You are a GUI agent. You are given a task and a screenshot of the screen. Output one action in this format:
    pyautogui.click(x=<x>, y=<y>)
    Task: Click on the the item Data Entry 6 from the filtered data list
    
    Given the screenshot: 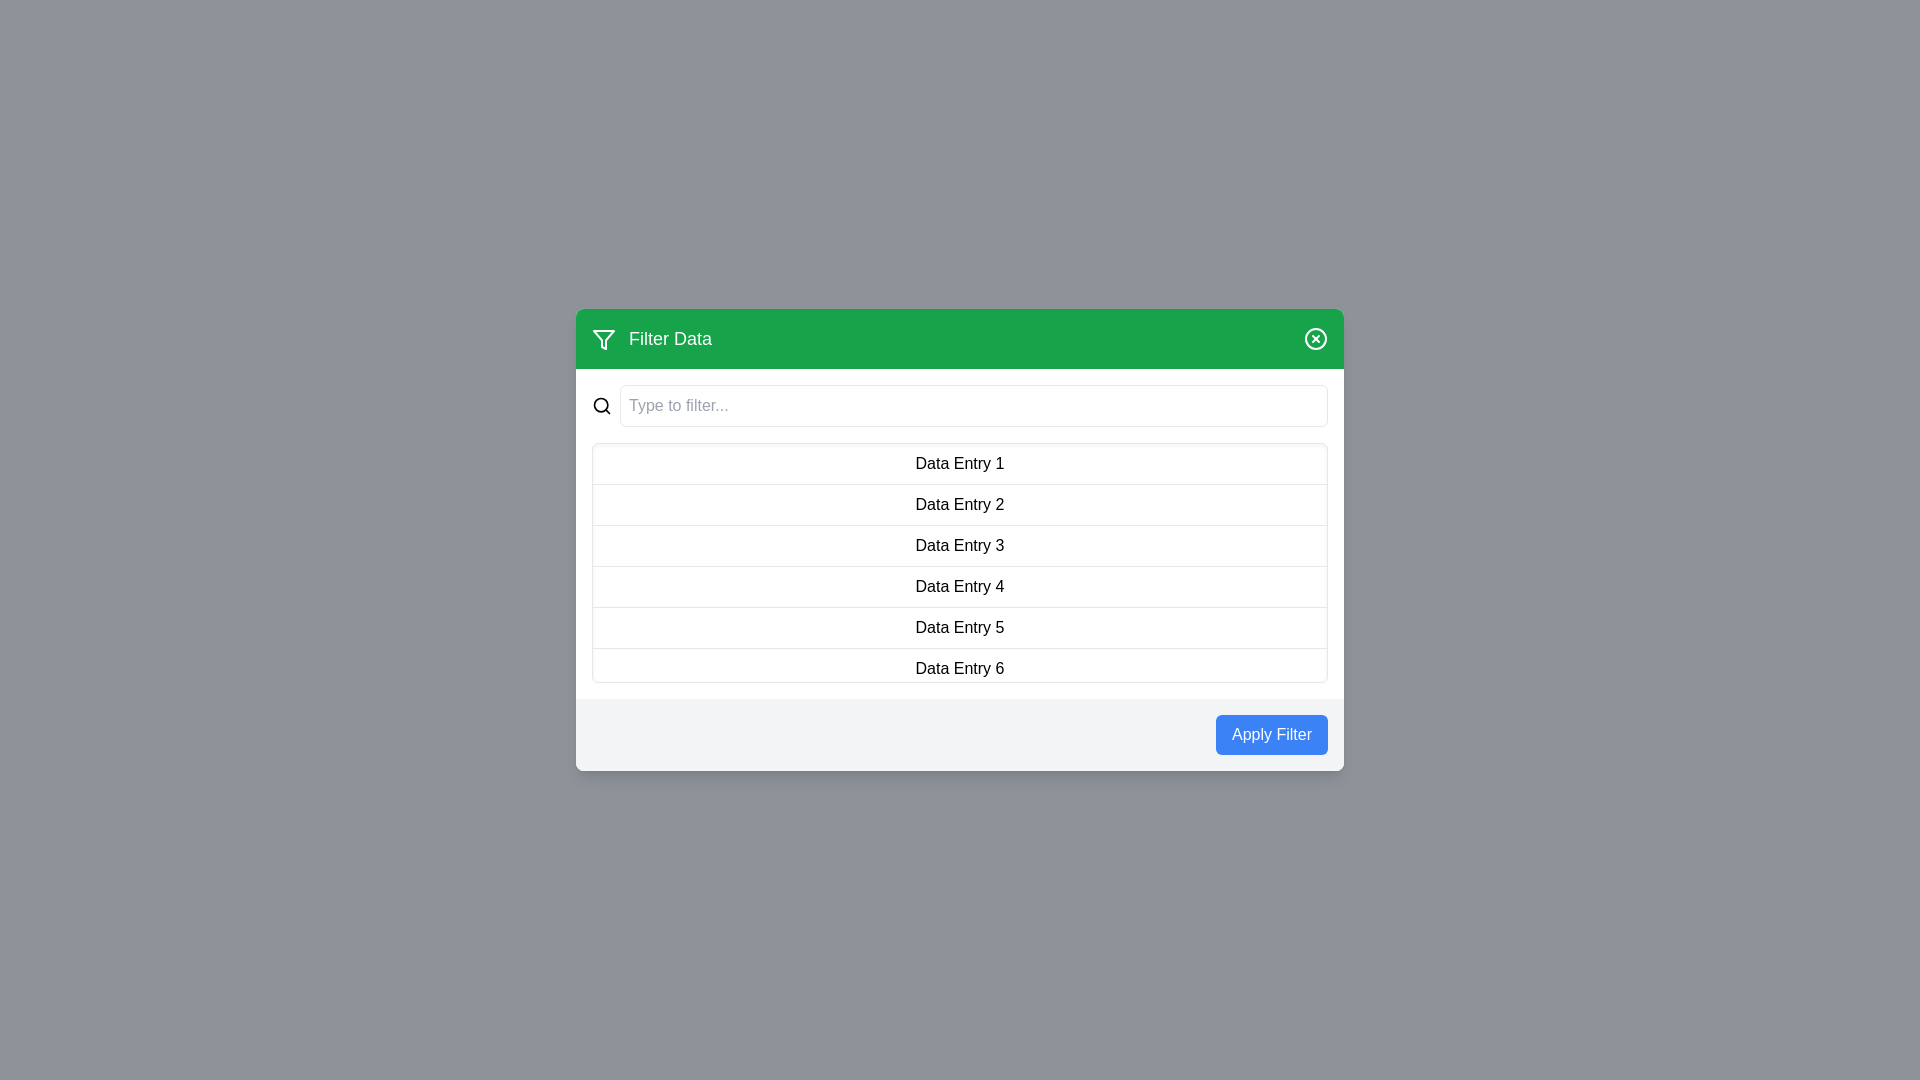 What is the action you would take?
    pyautogui.click(x=960, y=669)
    